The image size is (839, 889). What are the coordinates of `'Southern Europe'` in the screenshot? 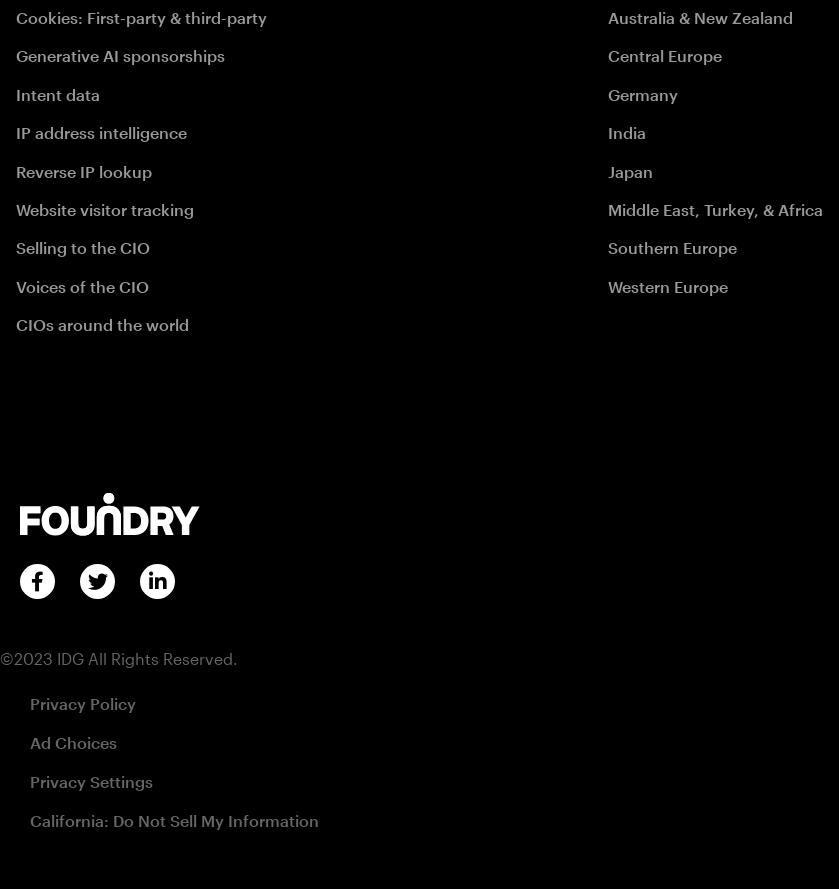 It's located at (671, 246).